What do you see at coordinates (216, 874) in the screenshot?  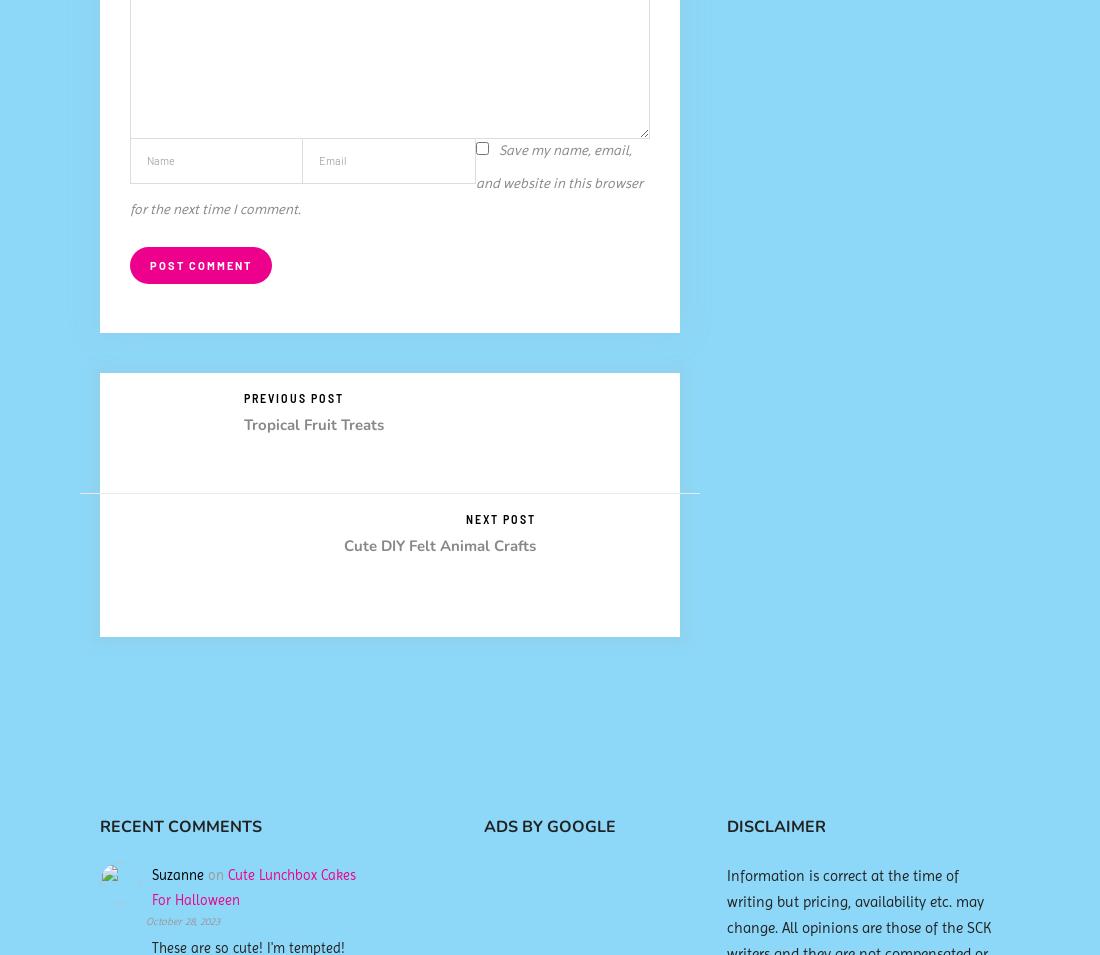 I see `'on'` at bounding box center [216, 874].